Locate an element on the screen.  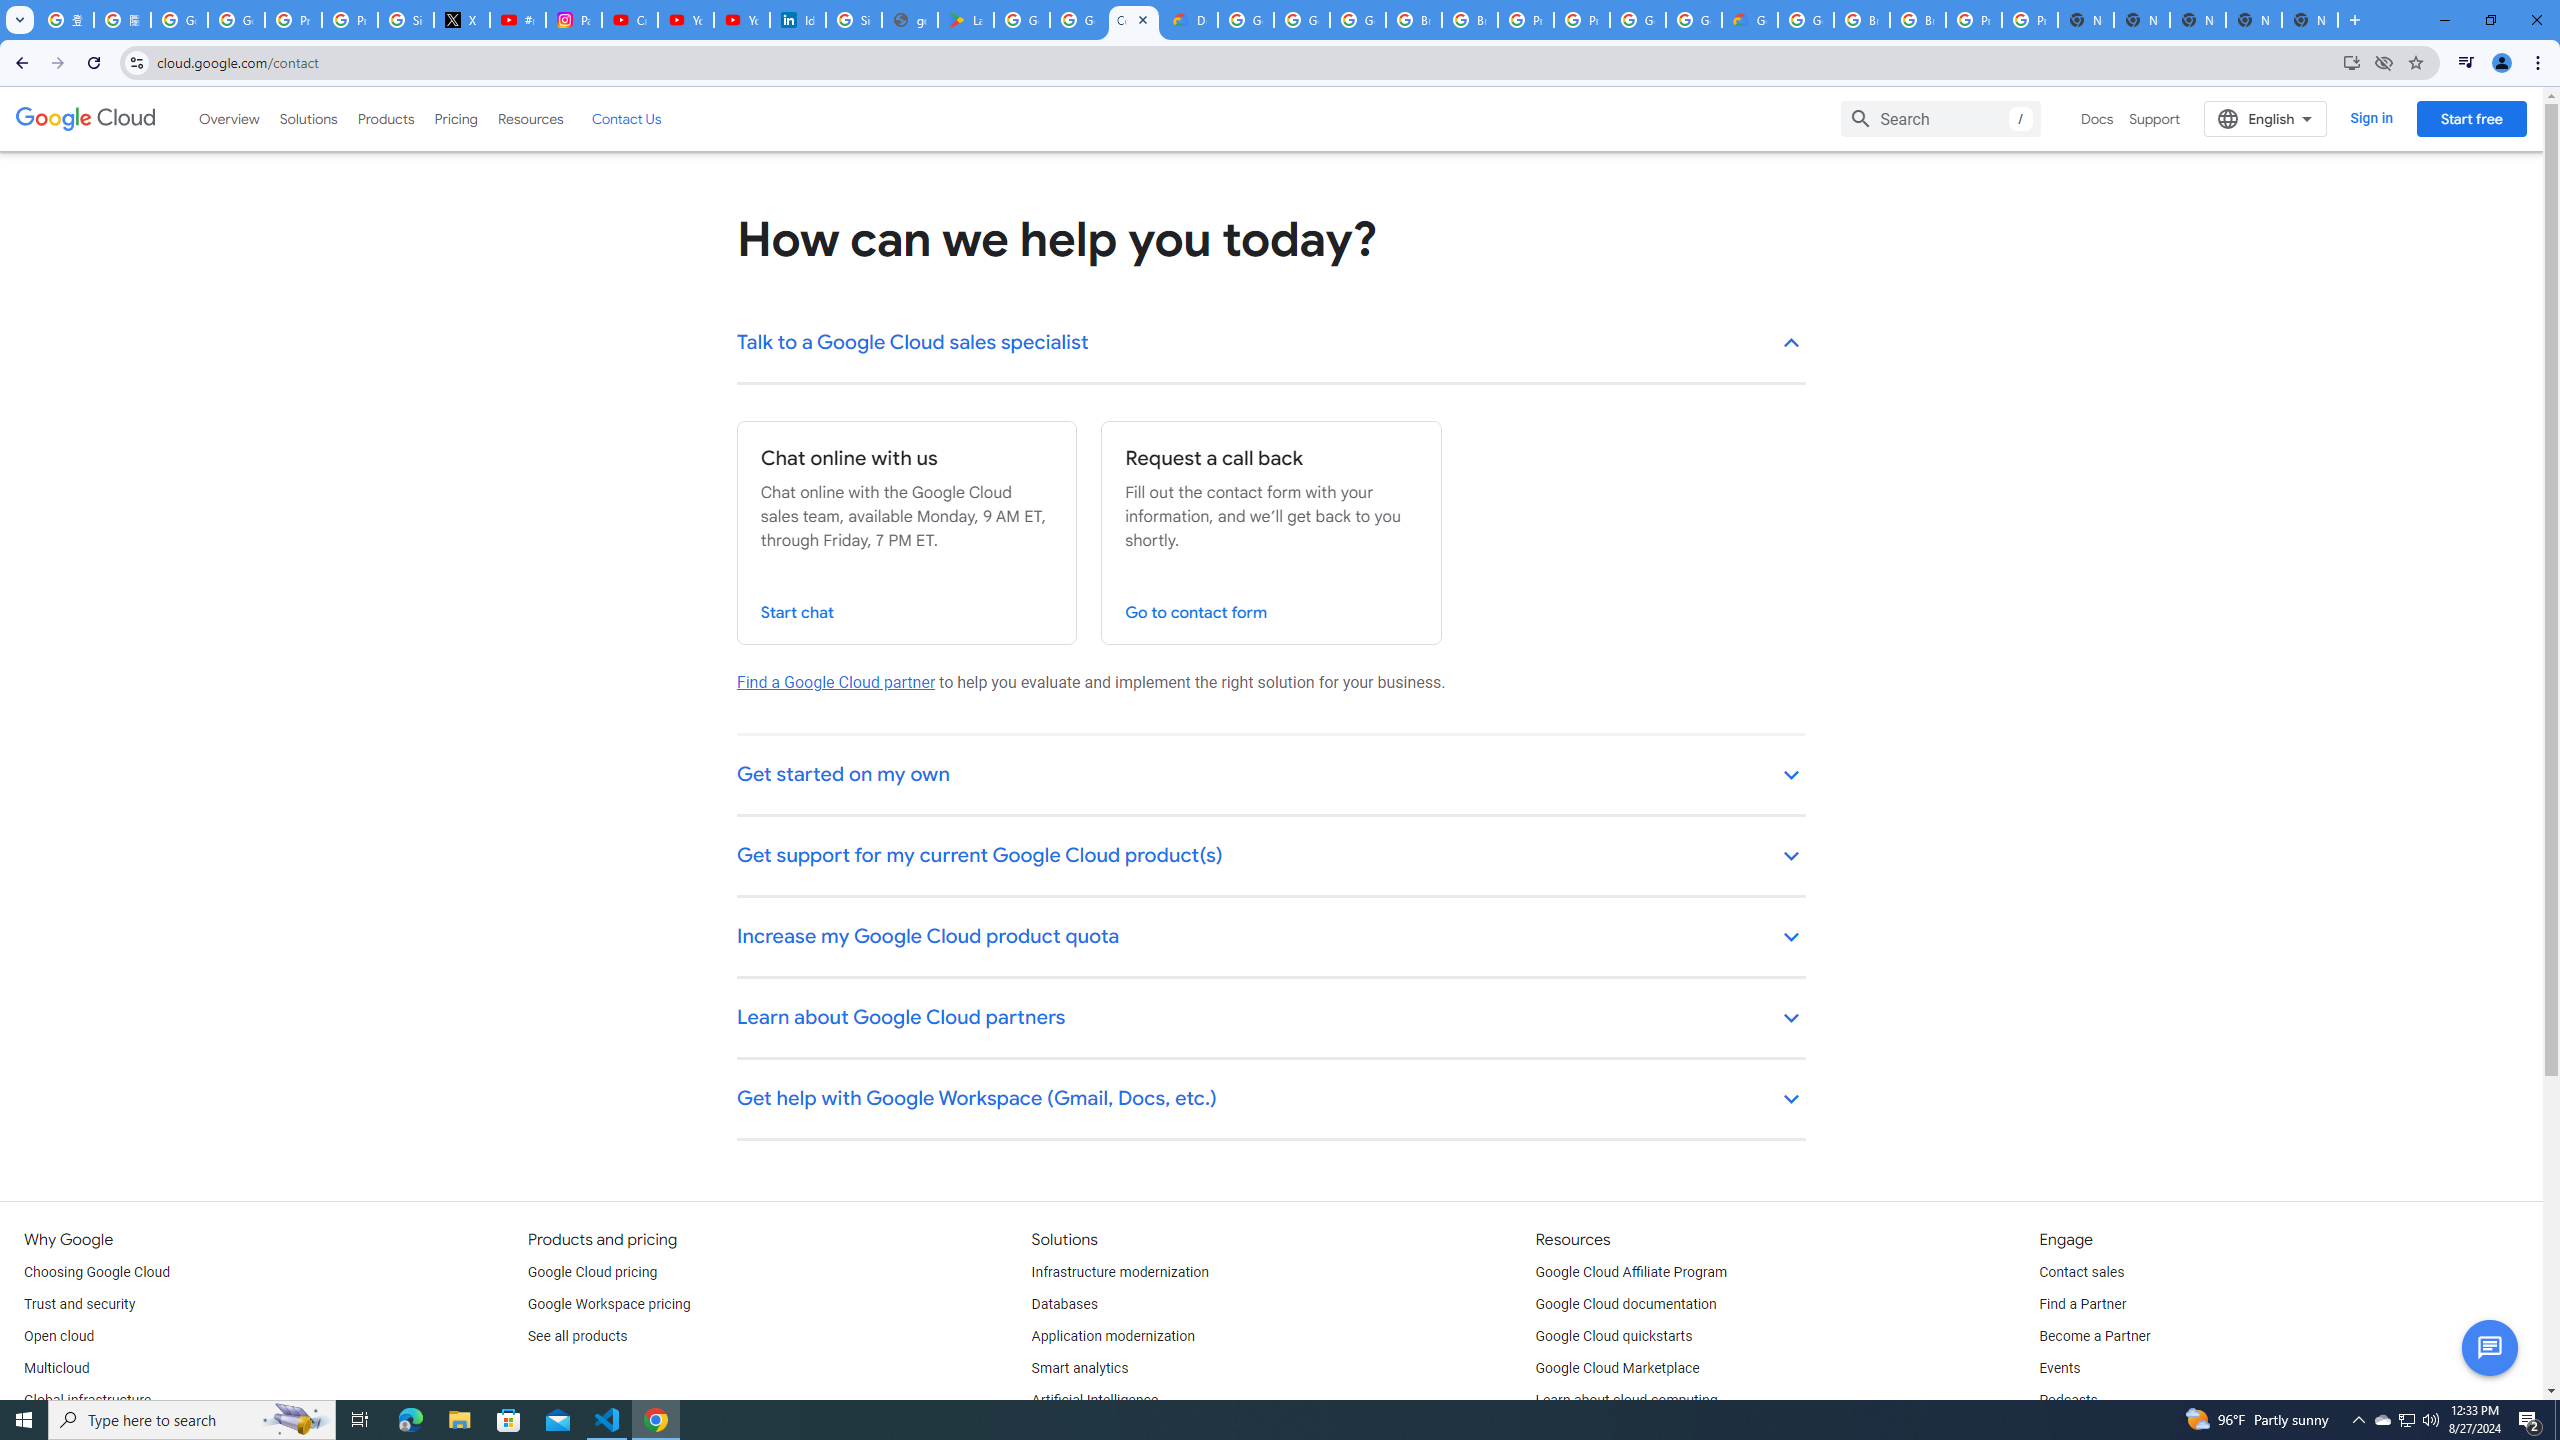
'Multicloud' is located at coordinates (56, 1368).